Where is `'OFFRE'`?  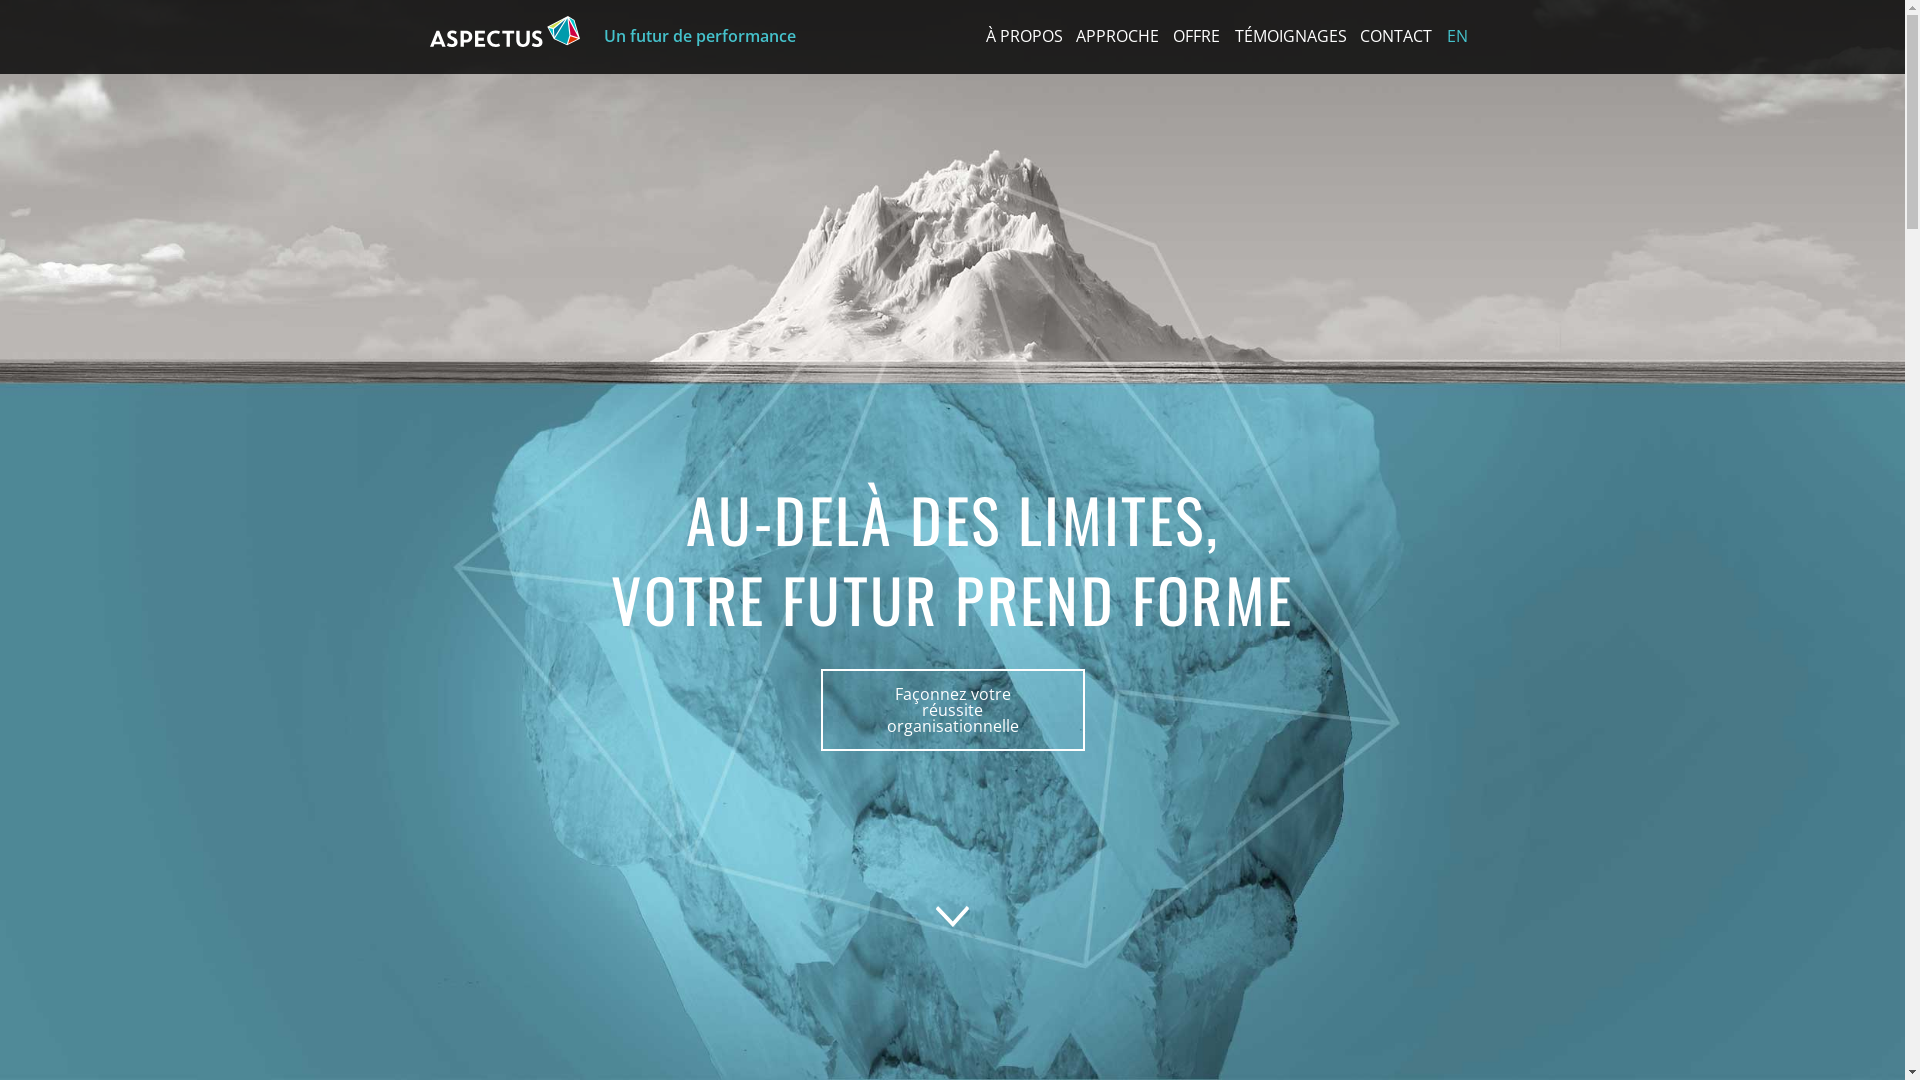 'OFFRE' is located at coordinates (1194, 35).